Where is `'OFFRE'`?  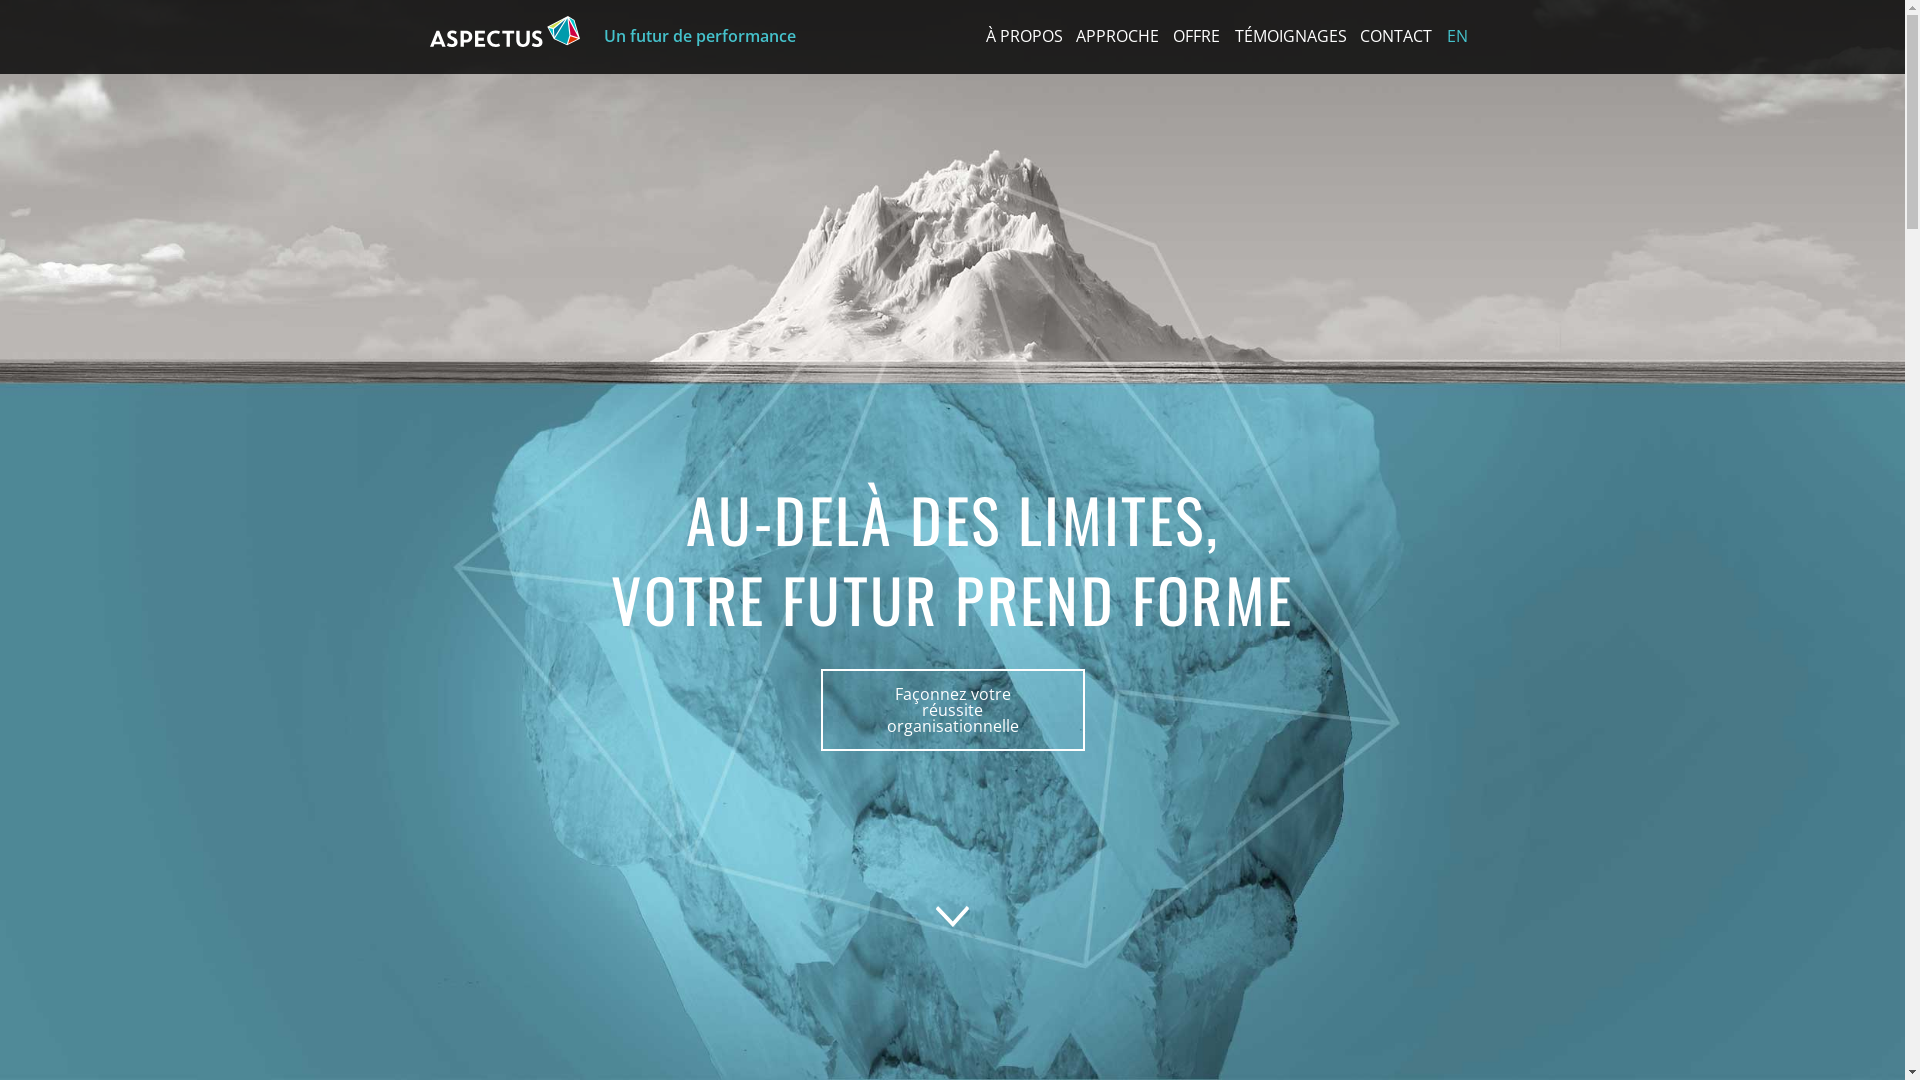 'OFFRE' is located at coordinates (1194, 35).